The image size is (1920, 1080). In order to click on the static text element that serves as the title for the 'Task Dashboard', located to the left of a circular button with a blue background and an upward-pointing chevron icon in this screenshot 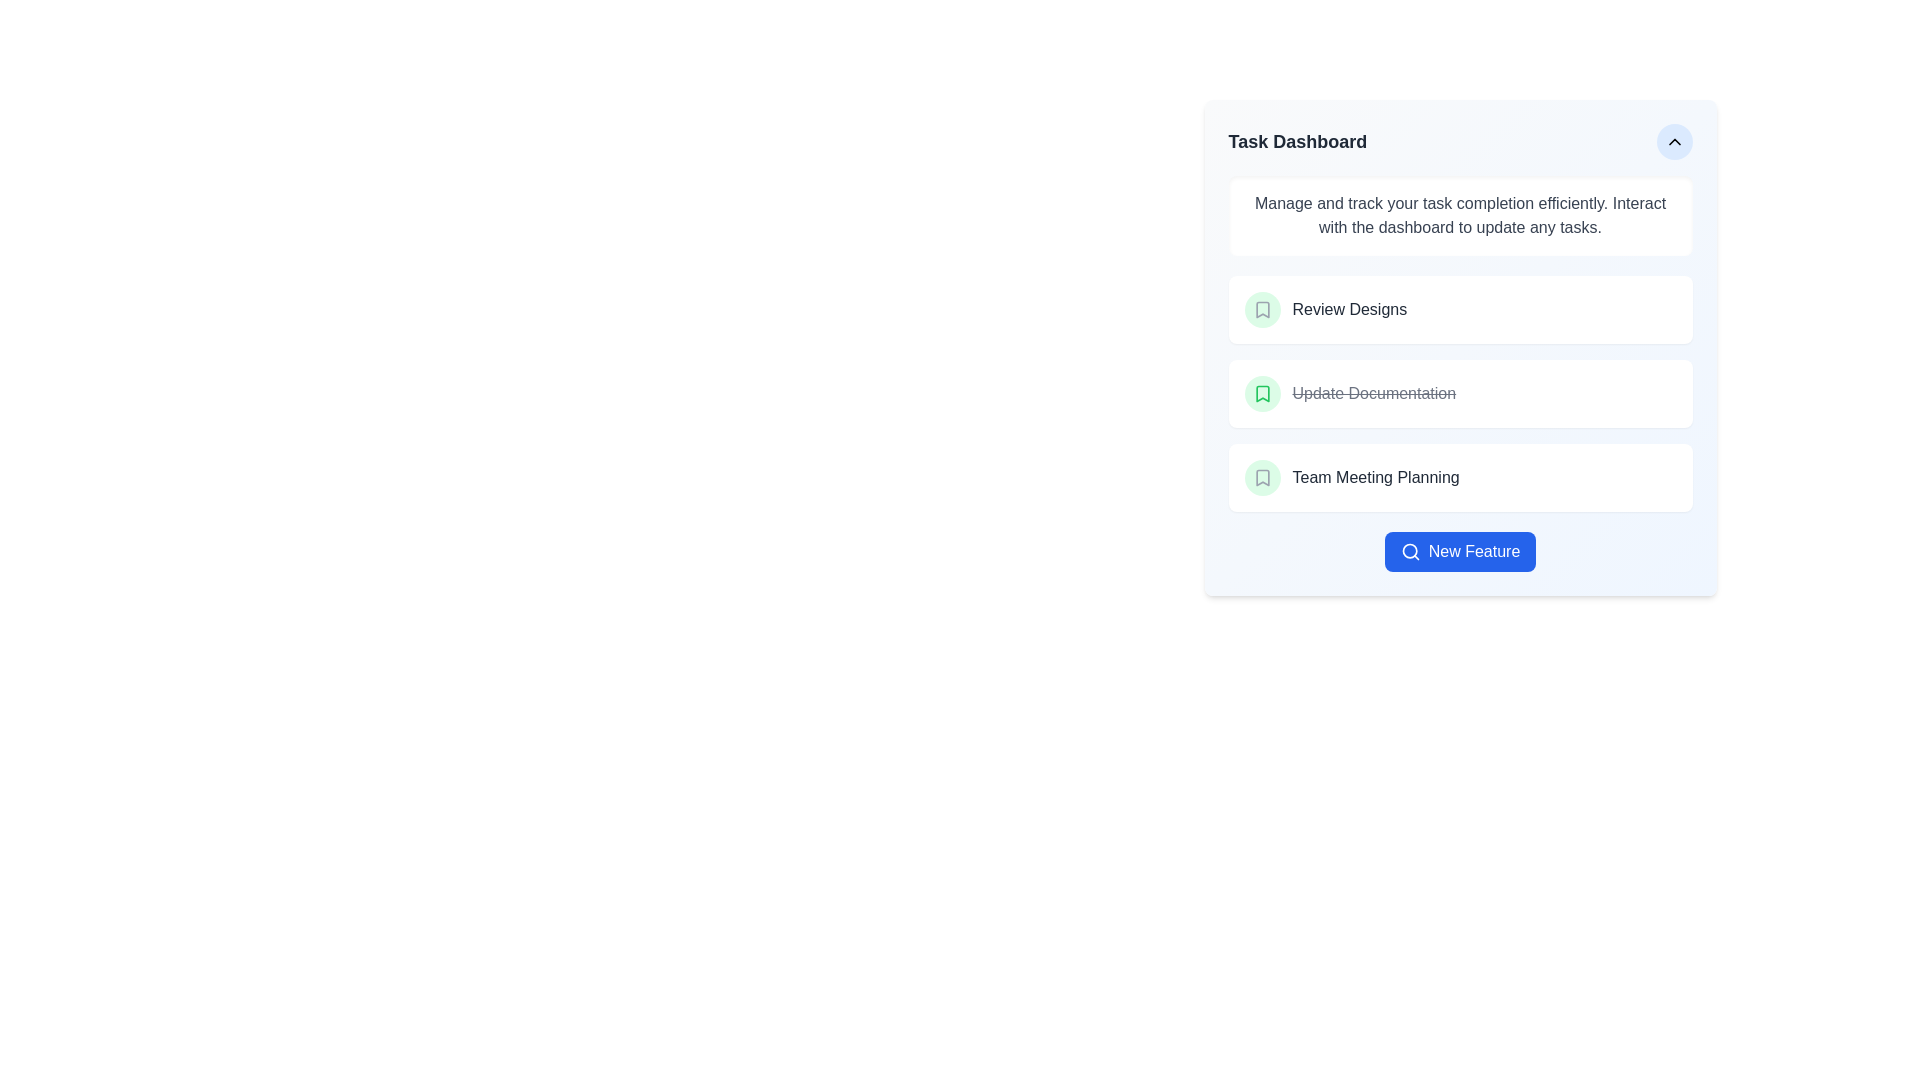, I will do `click(1297, 141)`.